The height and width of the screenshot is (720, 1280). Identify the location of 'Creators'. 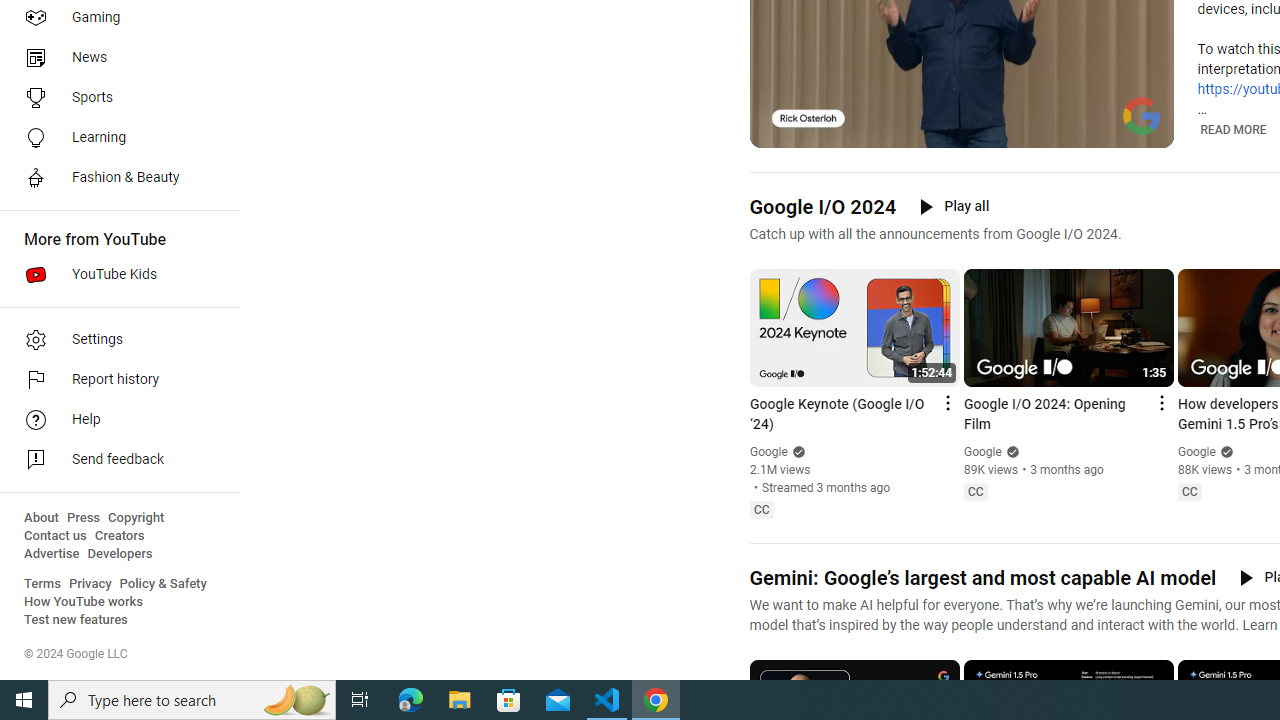
(118, 535).